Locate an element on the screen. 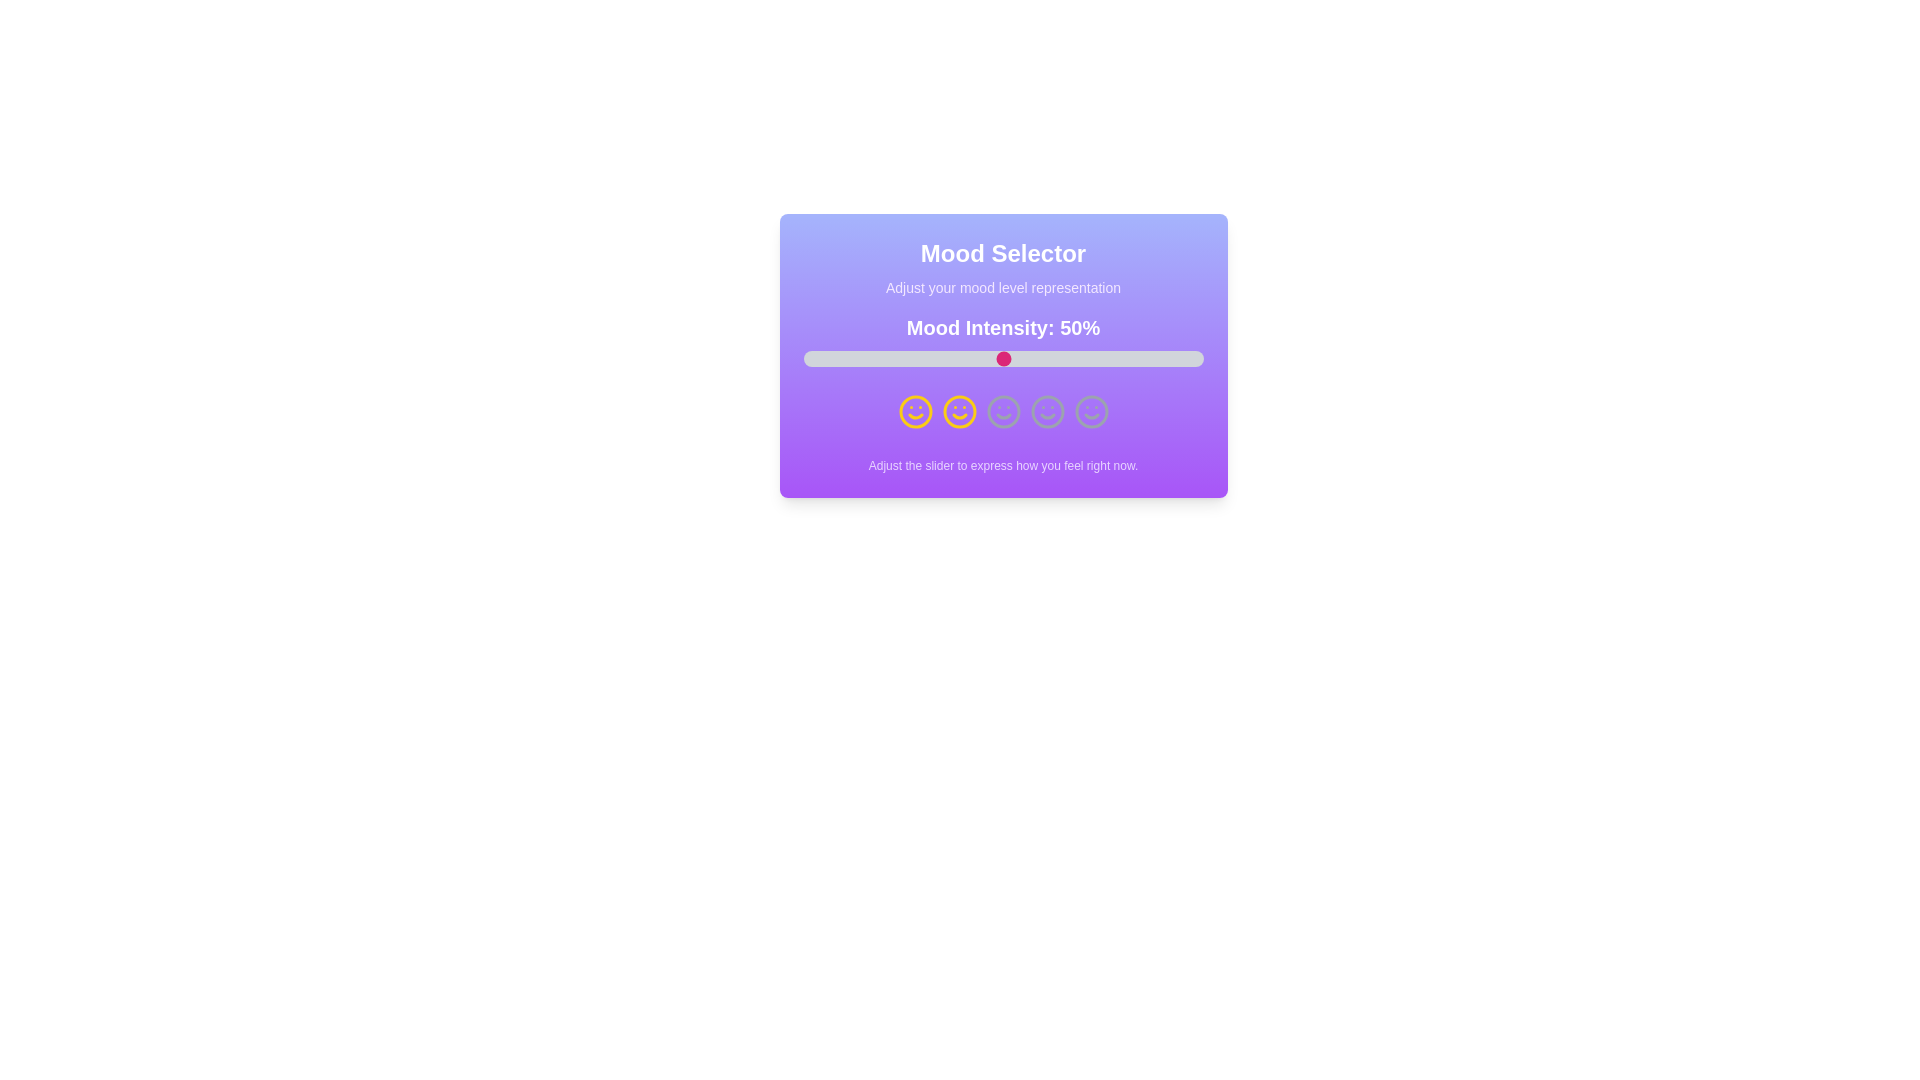 The height and width of the screenshot is (1080, 1920). the mood intensity slider to 16% is located at coordinates (867, 357).